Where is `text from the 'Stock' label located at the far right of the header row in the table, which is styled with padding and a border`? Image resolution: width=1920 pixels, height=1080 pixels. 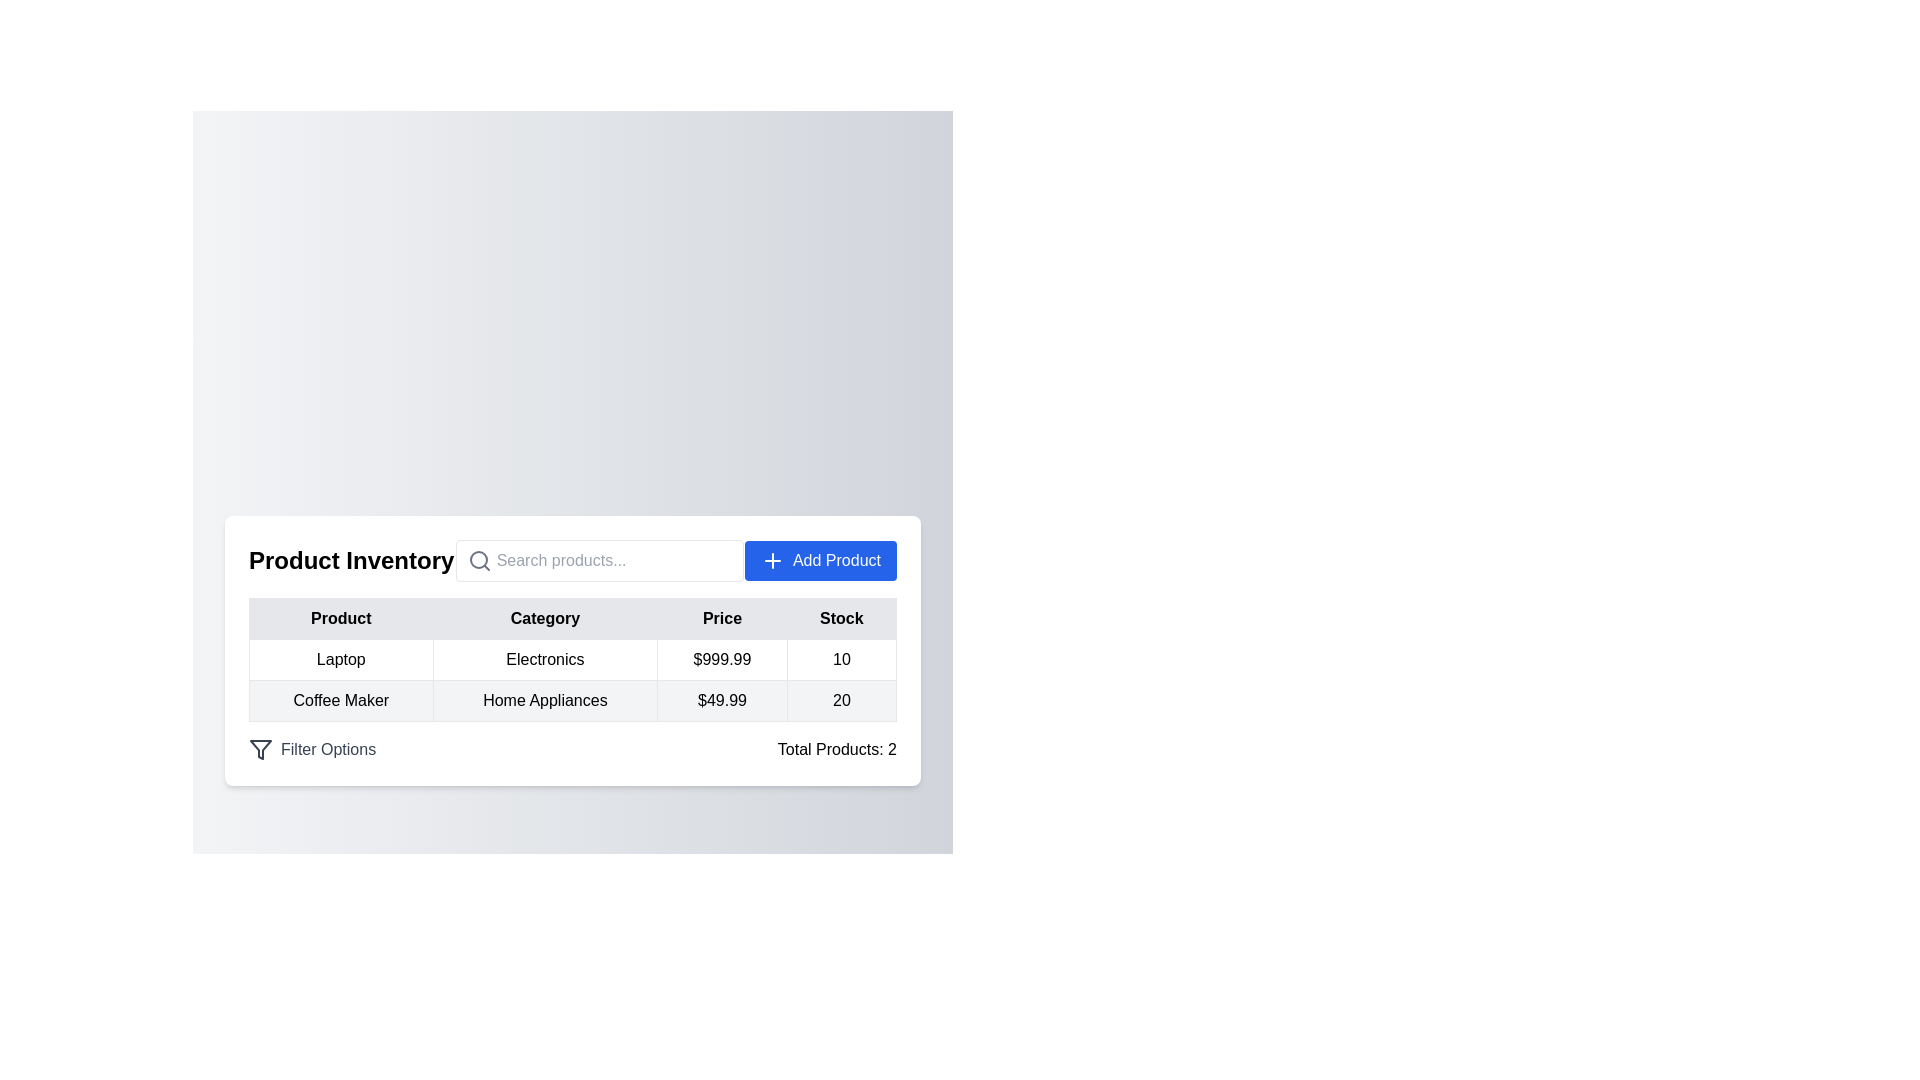
text from the 'Stock' label located at the far right of the header row in the table, which is styled with padding and a border is located at coordinates (841, 617).